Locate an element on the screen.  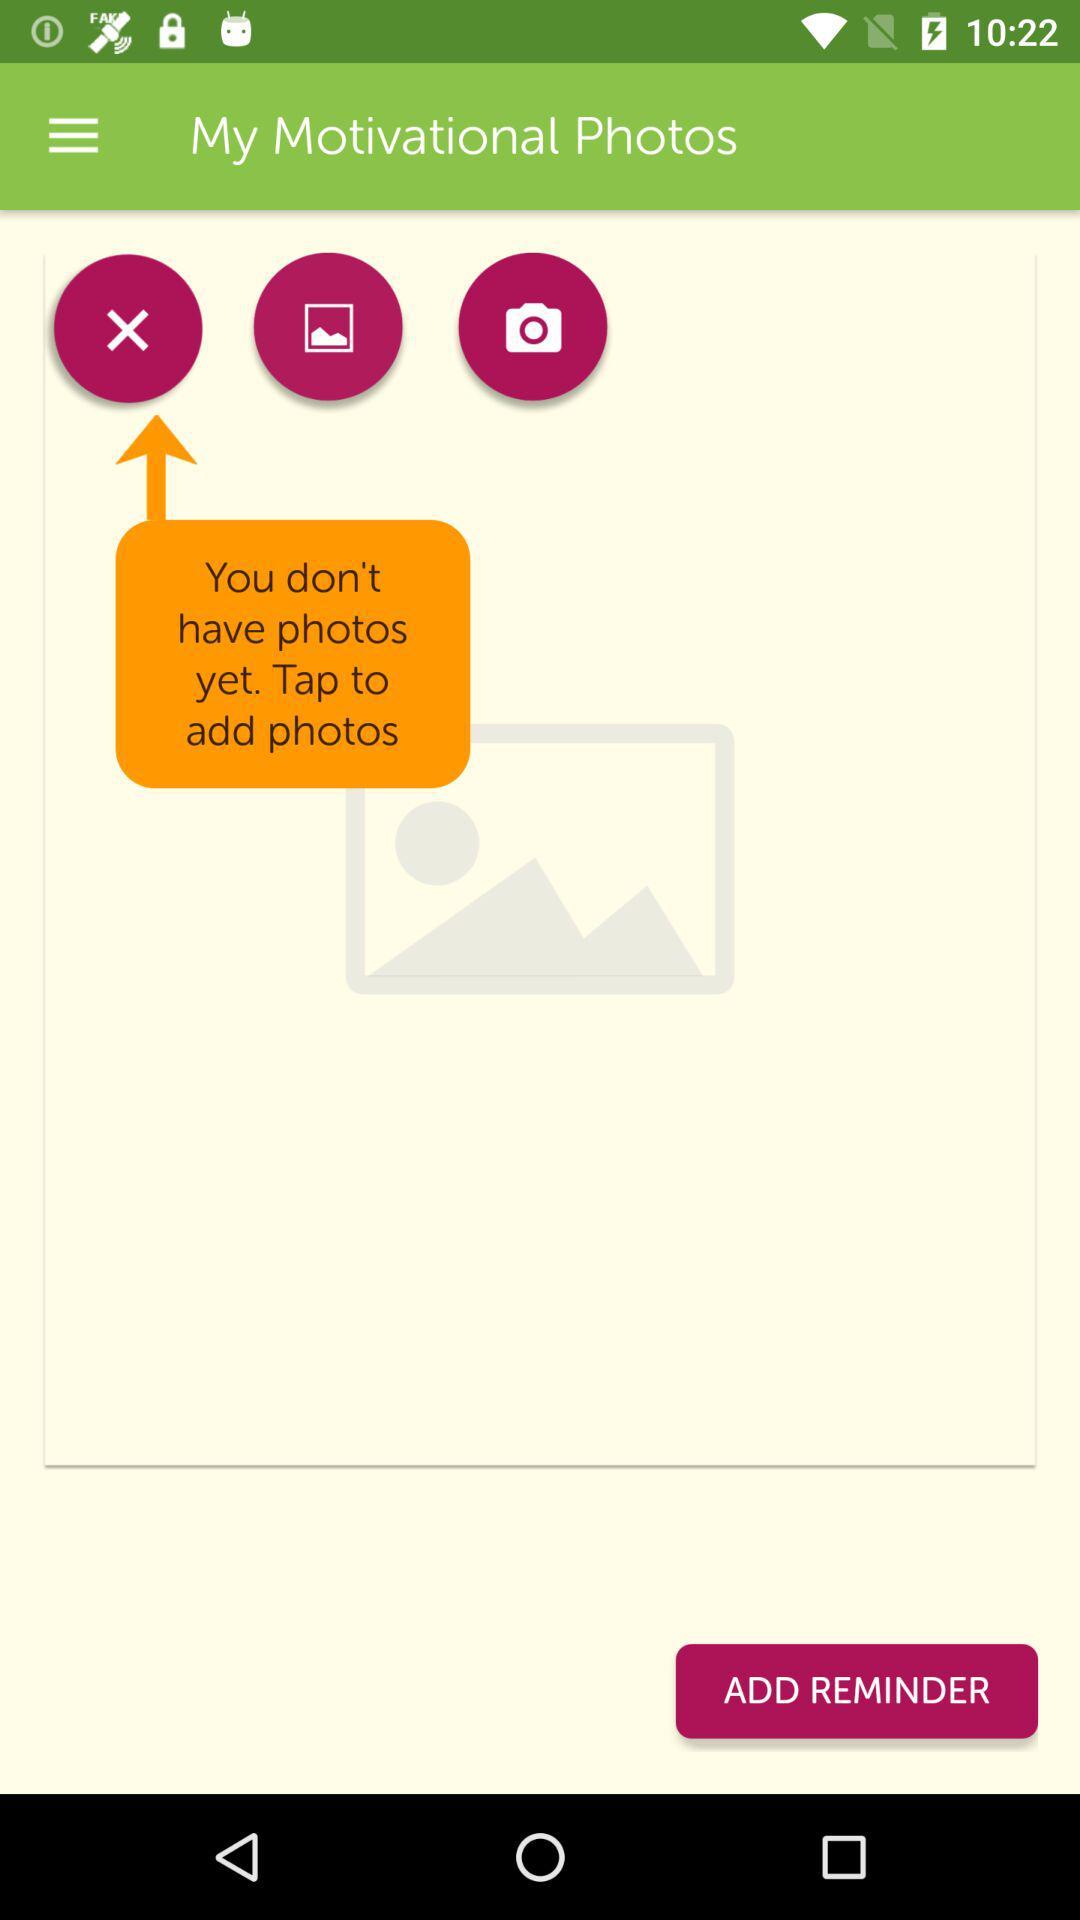
the add reminder icon is located at coordinates (855, 1690).